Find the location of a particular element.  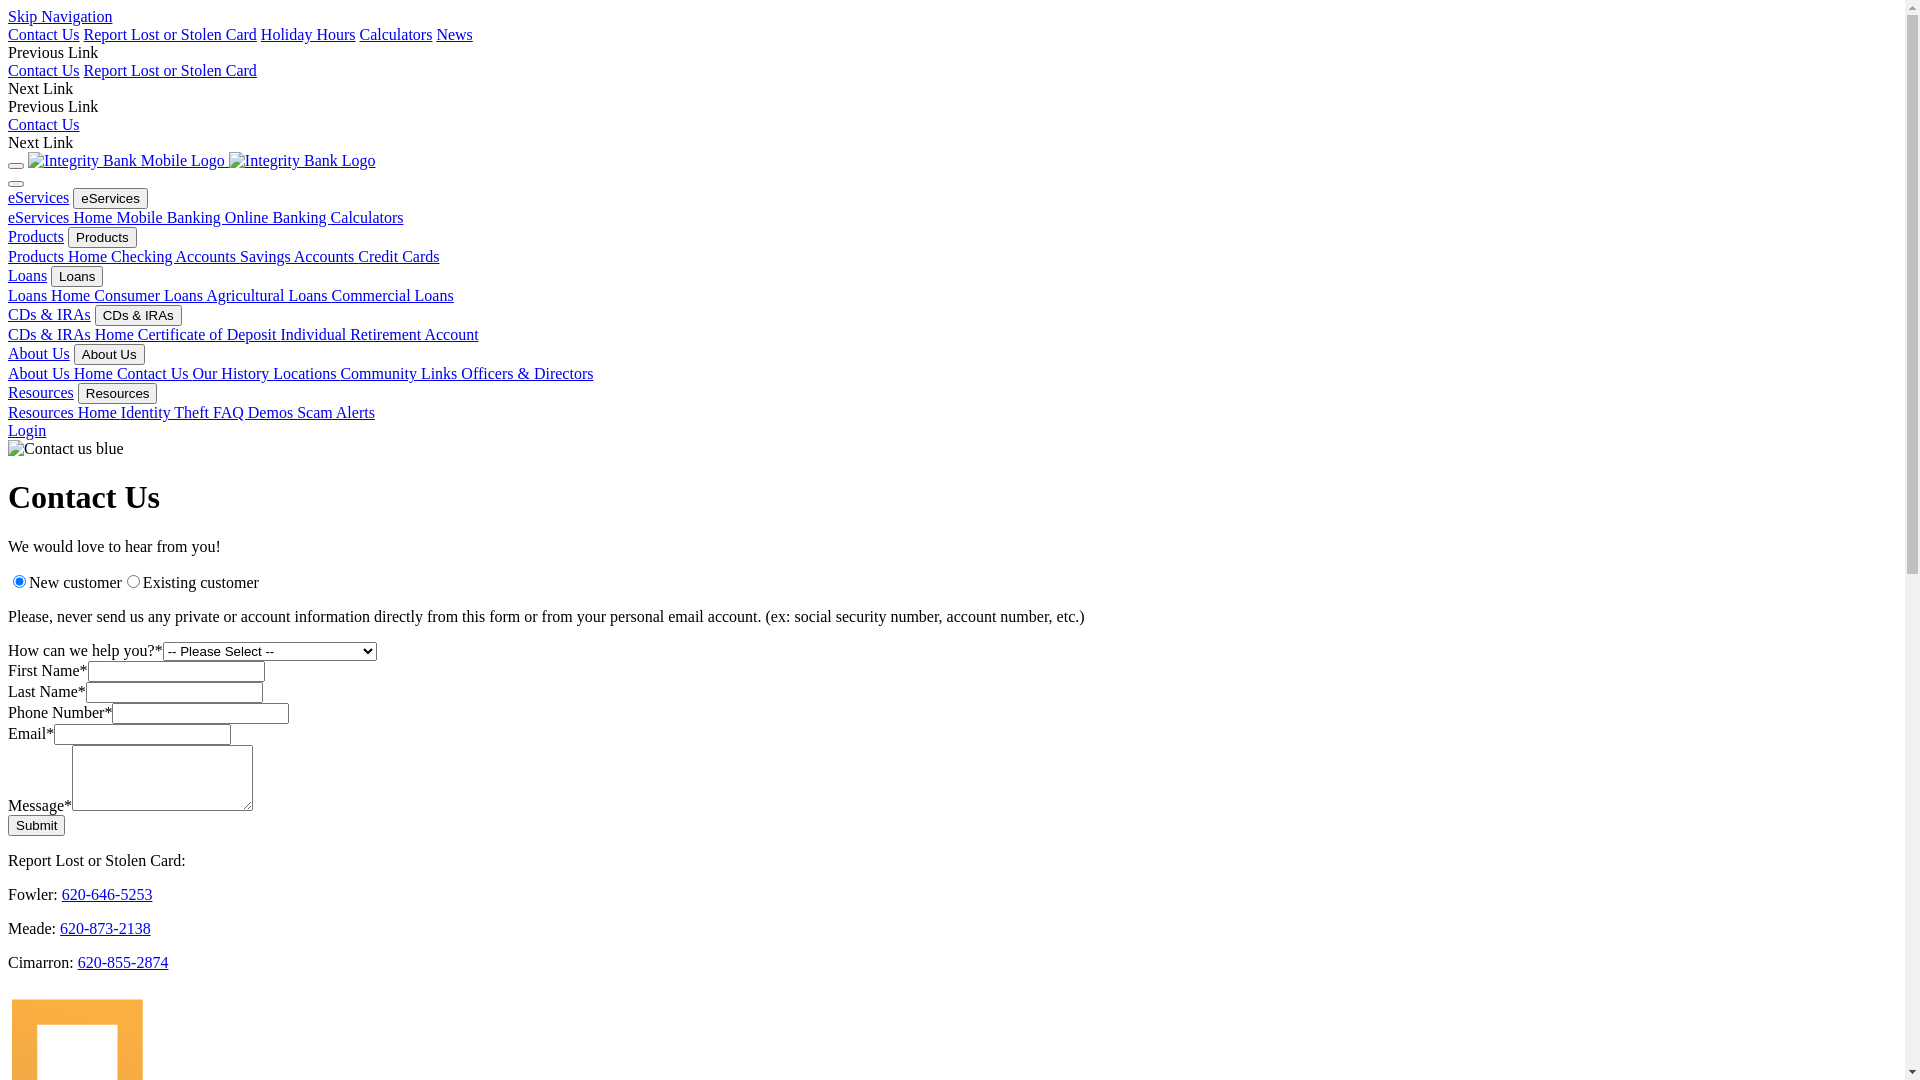

'Online Banking' is located at coordinates (277, 217).